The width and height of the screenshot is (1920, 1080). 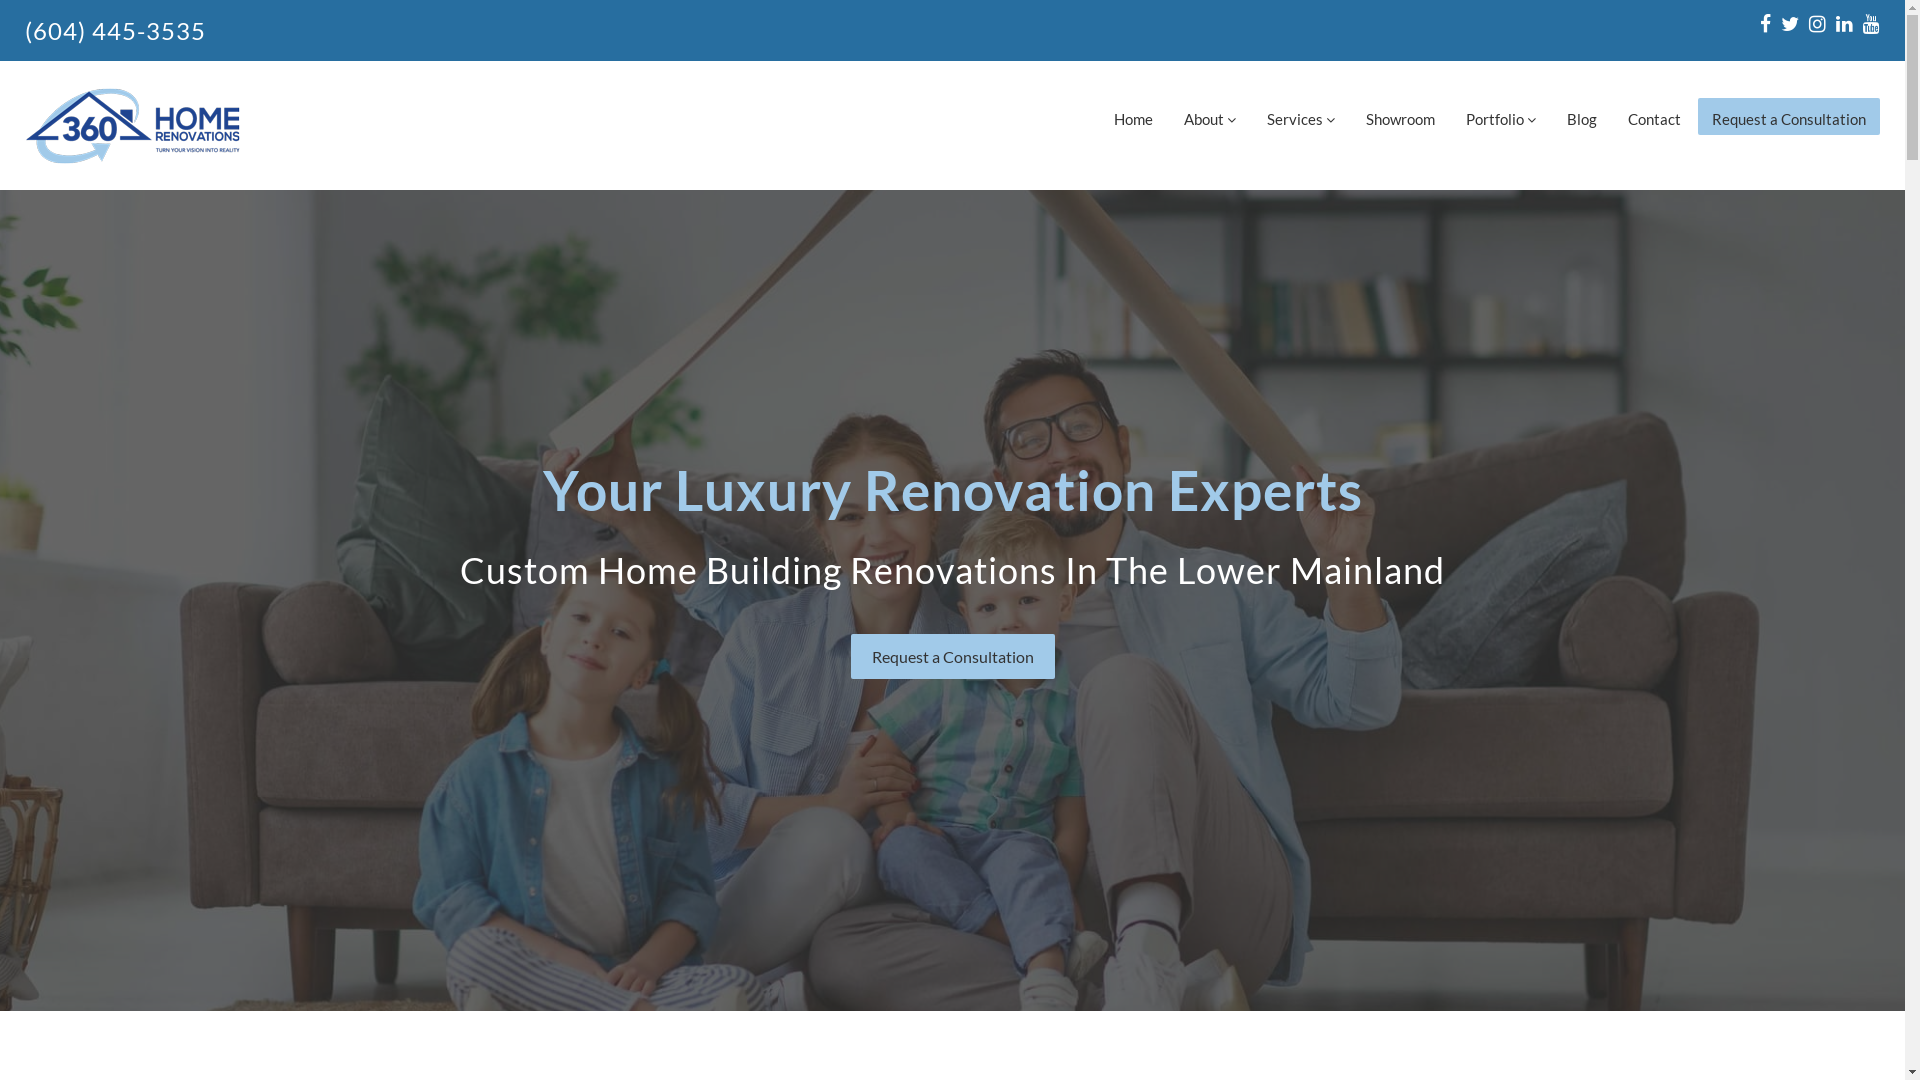 What do you see at coordinates (1501, 116) in the screenshot?
I see `'Portfolio'` at bounding box center [1501, 116].